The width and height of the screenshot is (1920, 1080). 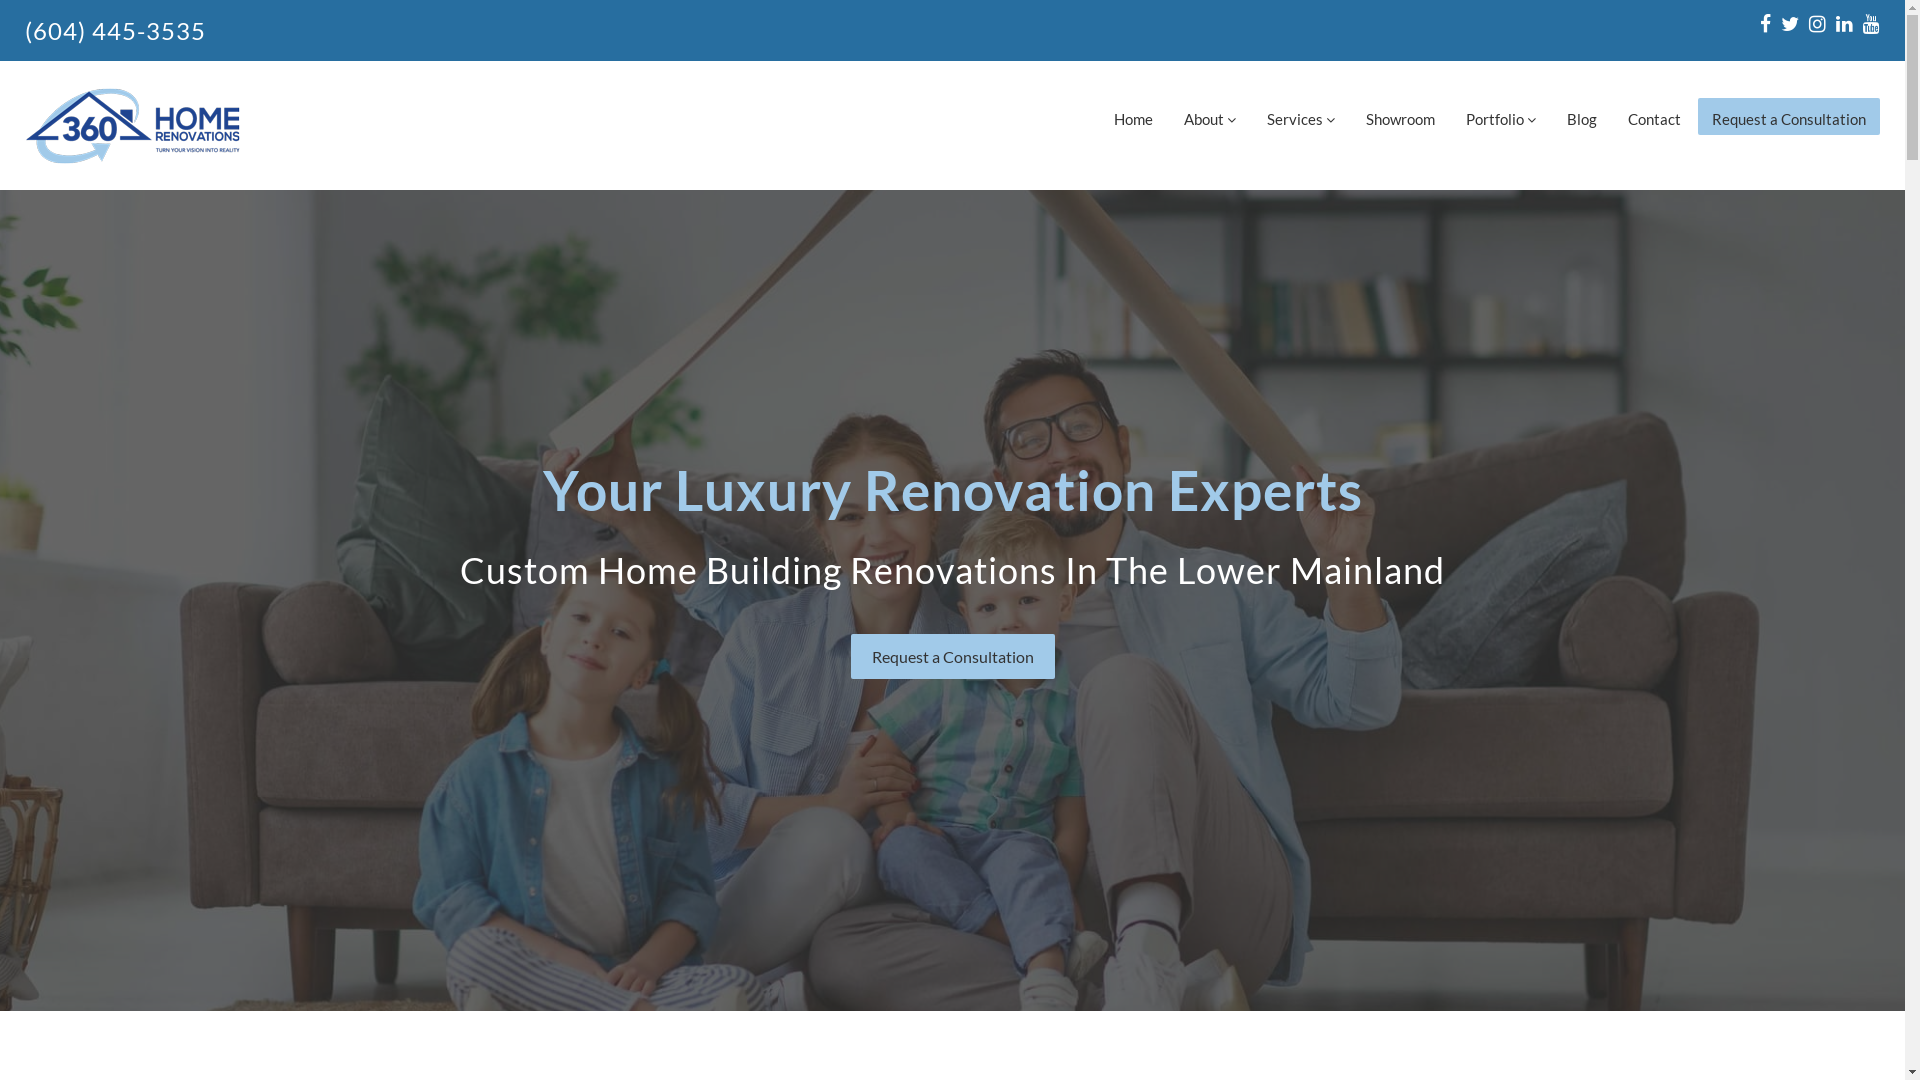 What do you see at coordinates (1501, 116) in the screenshot?
I see `'Portfolio'` at bounding box center [1501, 116].